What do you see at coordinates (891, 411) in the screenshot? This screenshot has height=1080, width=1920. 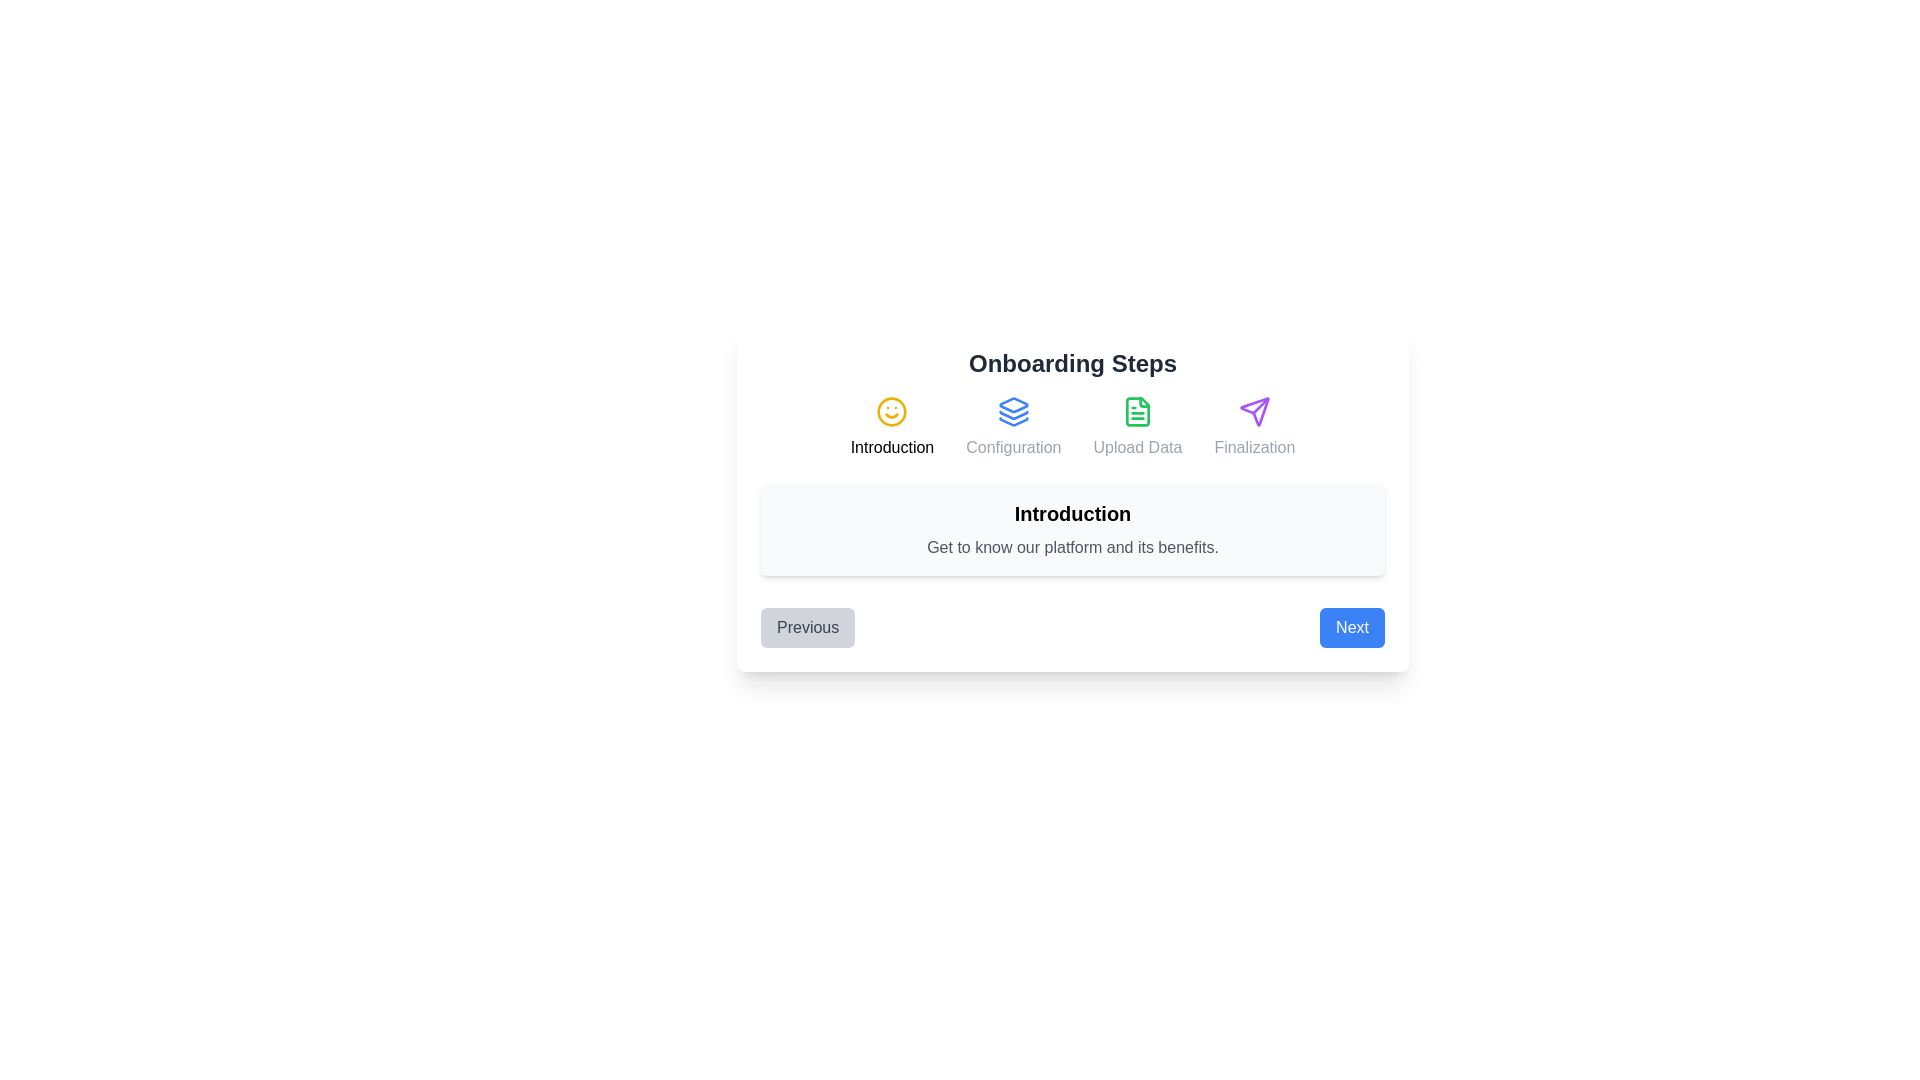 I see `the leftmost circular icon depicting a smiling face in bold yellow, located under the 'Onboarding Steps' section, above the text 'Introduction'` at bounding box center [891, 411].